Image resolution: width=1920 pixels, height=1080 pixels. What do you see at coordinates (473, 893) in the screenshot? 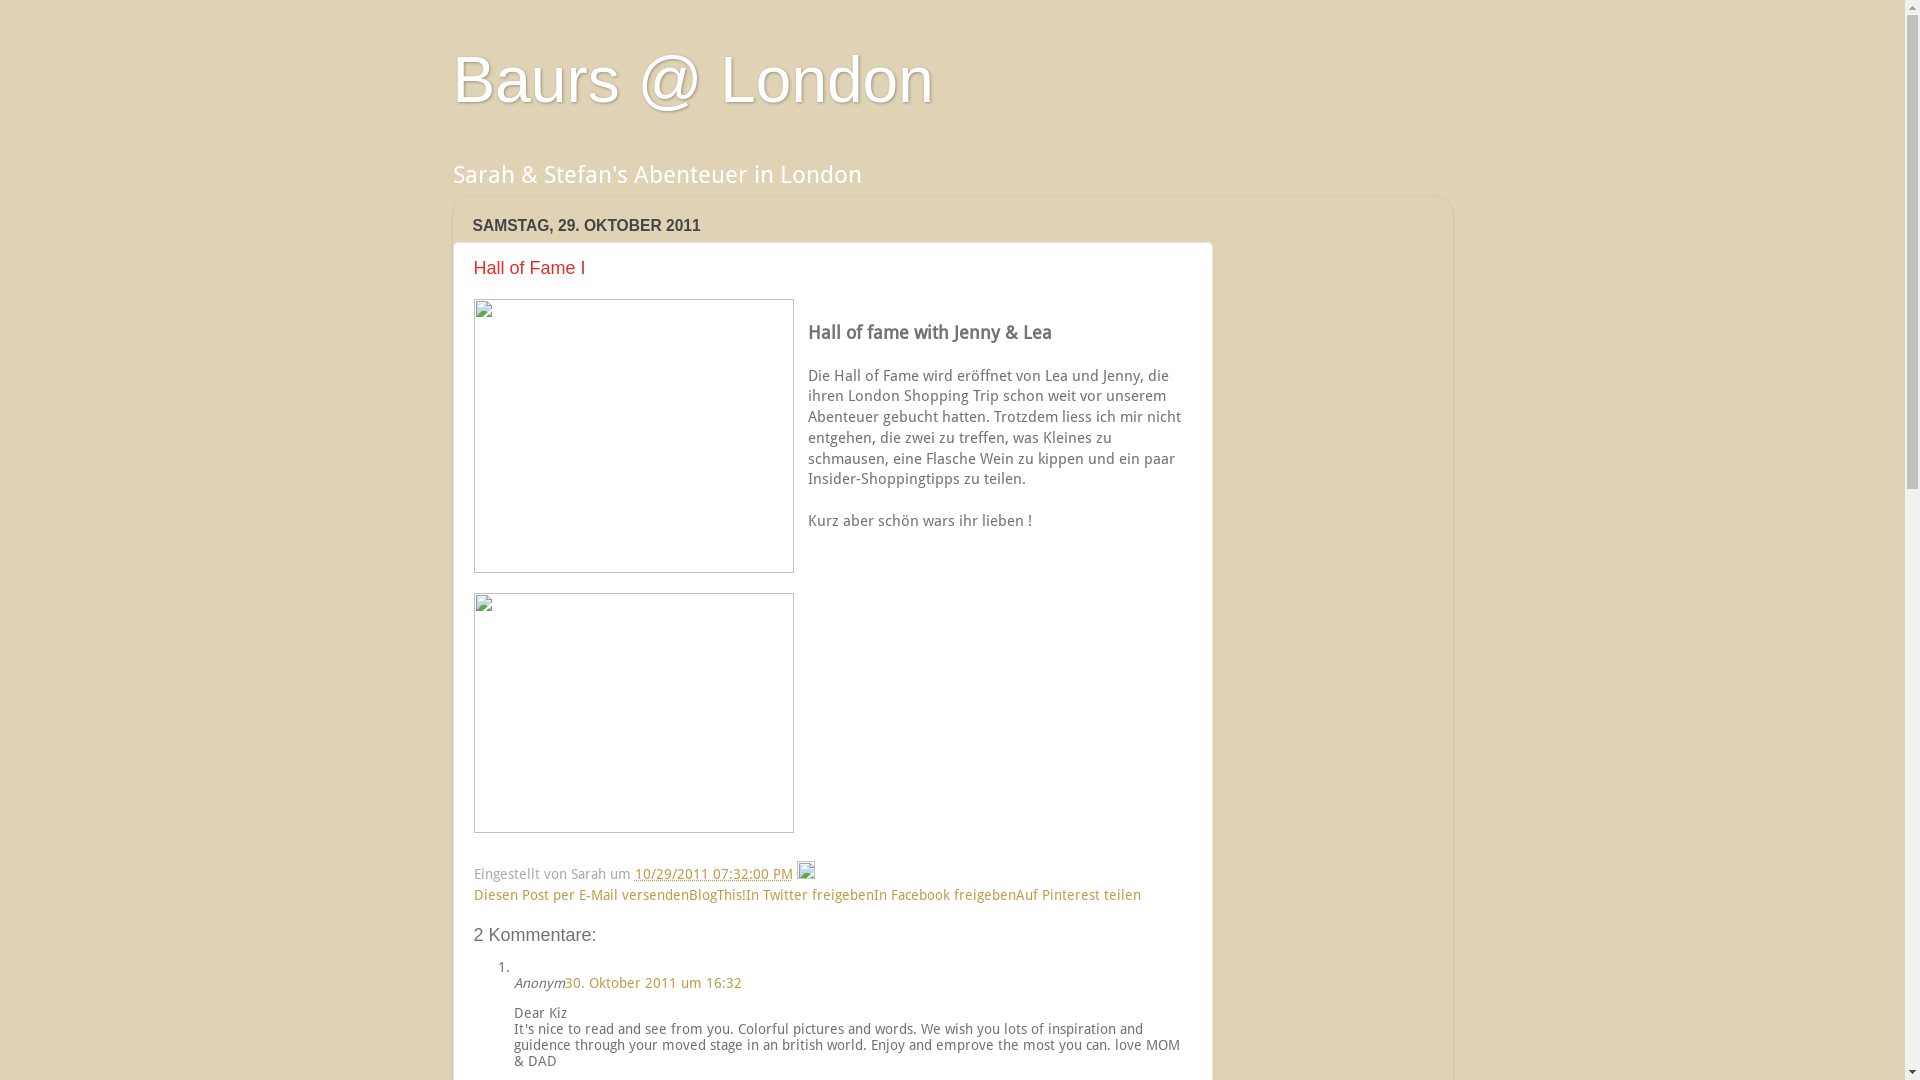
I see `'Diesen Post per E-Mail versenden'` at bounding box center [473, 893].